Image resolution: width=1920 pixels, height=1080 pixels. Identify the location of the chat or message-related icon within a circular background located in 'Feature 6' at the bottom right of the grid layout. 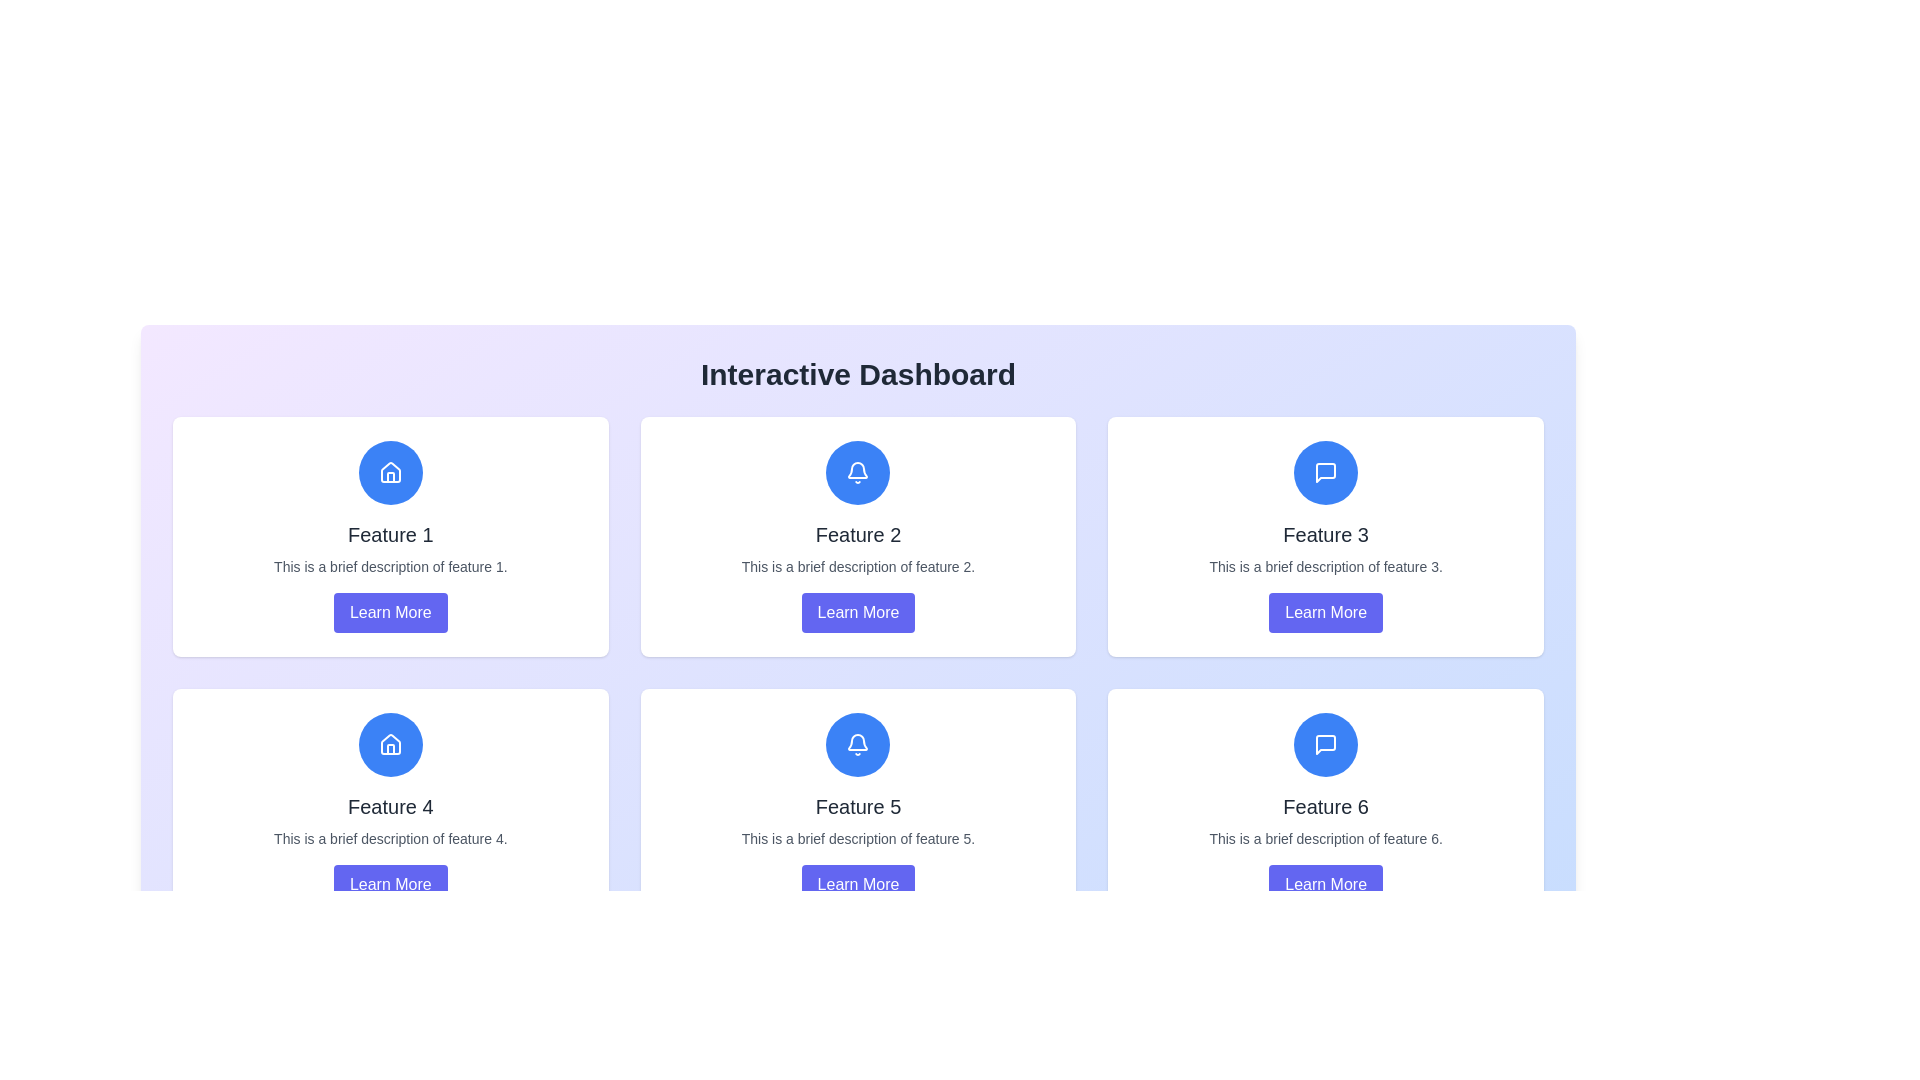
(1326, 744).